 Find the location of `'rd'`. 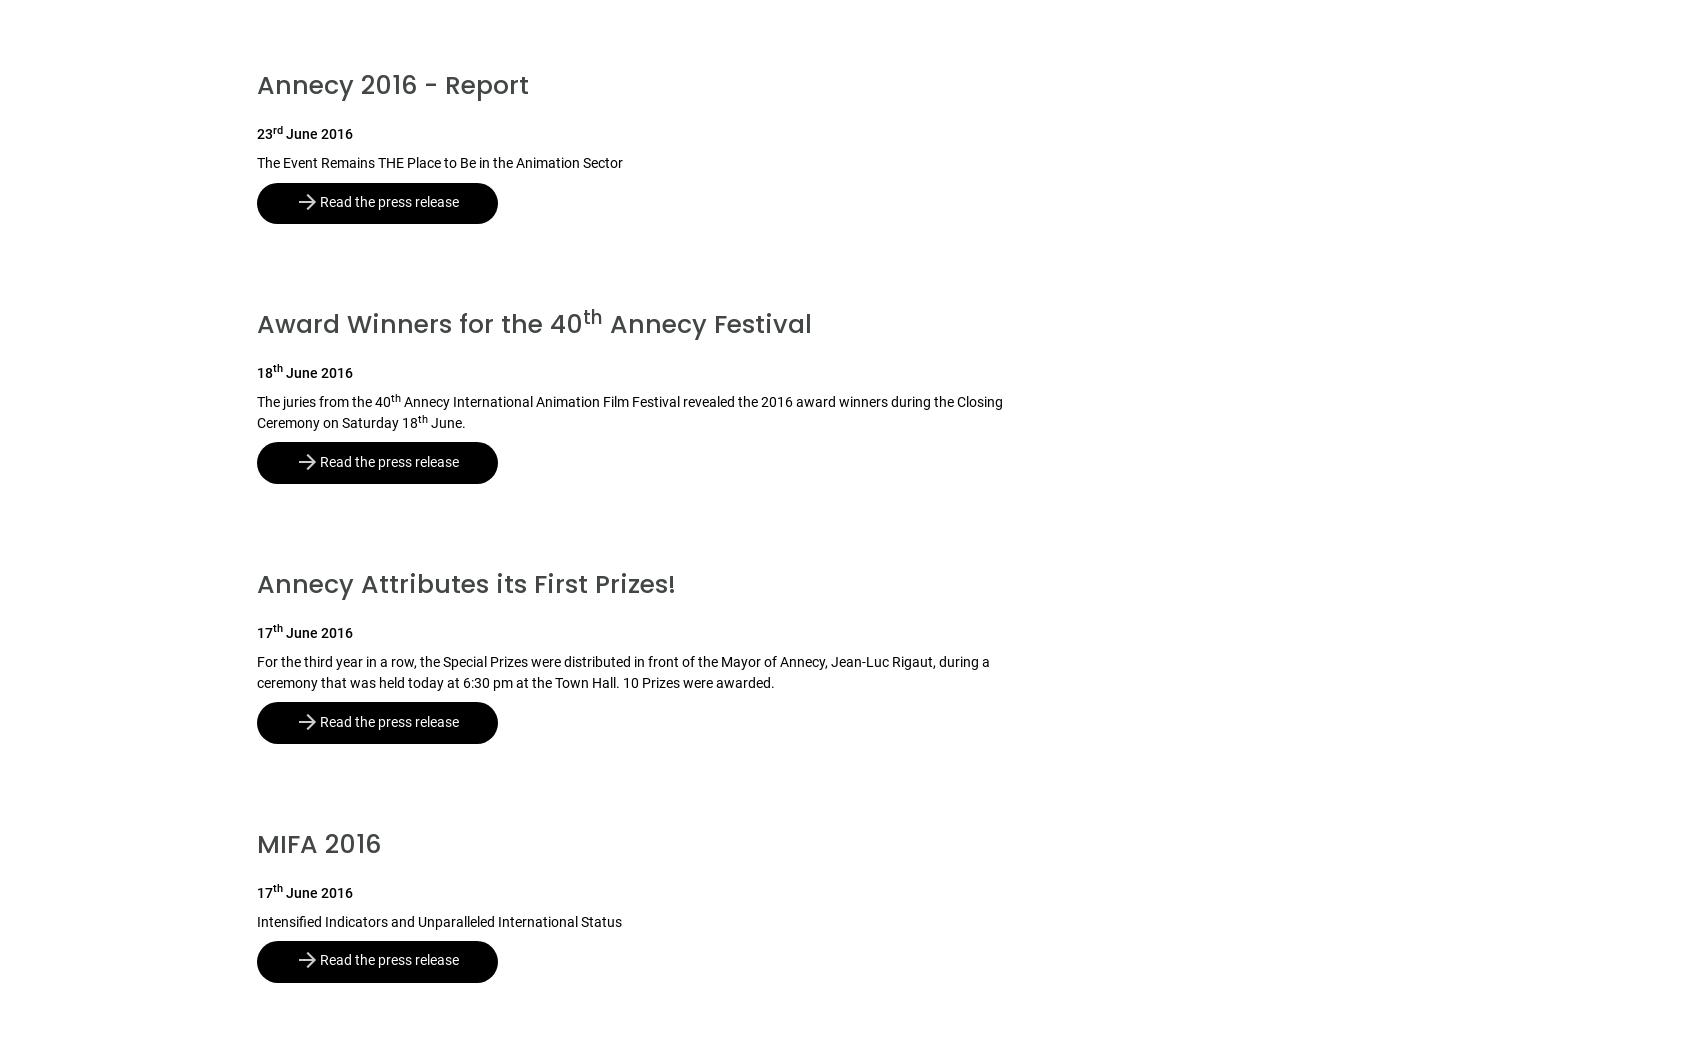

'rd' is located at coordinates (276, 128).